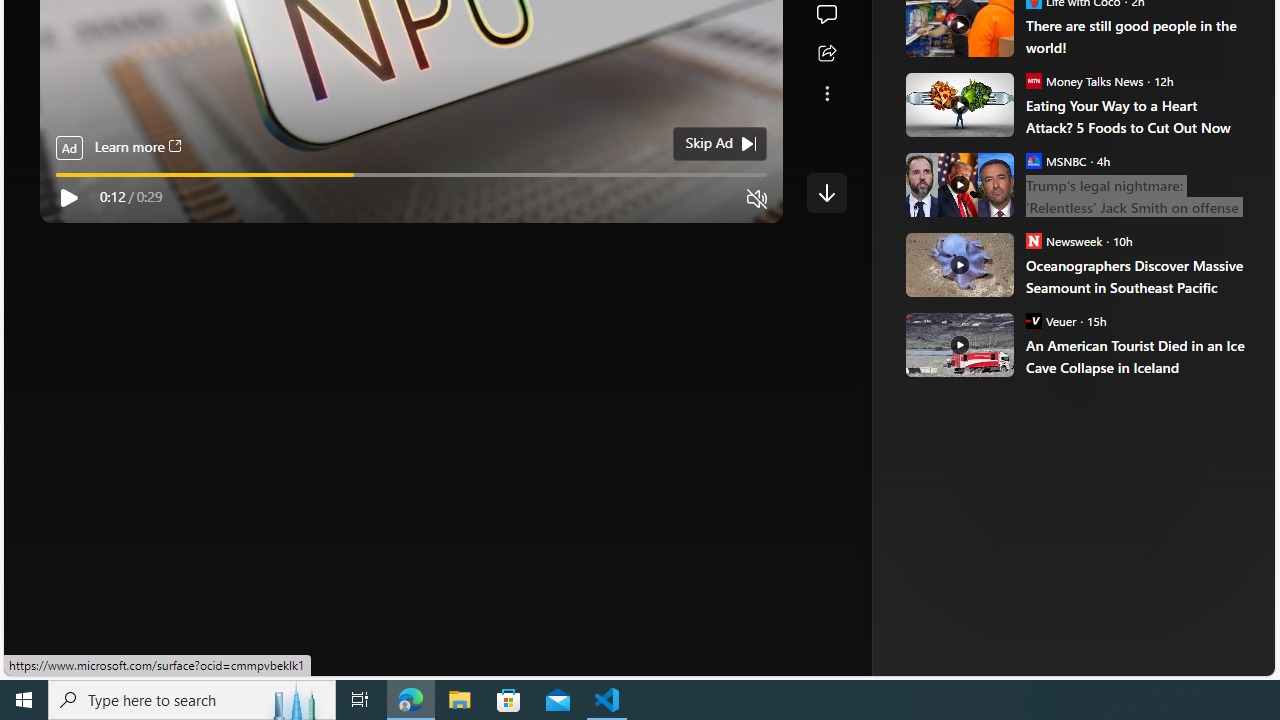  What do you see at coordinates (1136, 36) in the screenshot?
I see `'There are still good people in the world!'` at bounding box center [1136, 36].